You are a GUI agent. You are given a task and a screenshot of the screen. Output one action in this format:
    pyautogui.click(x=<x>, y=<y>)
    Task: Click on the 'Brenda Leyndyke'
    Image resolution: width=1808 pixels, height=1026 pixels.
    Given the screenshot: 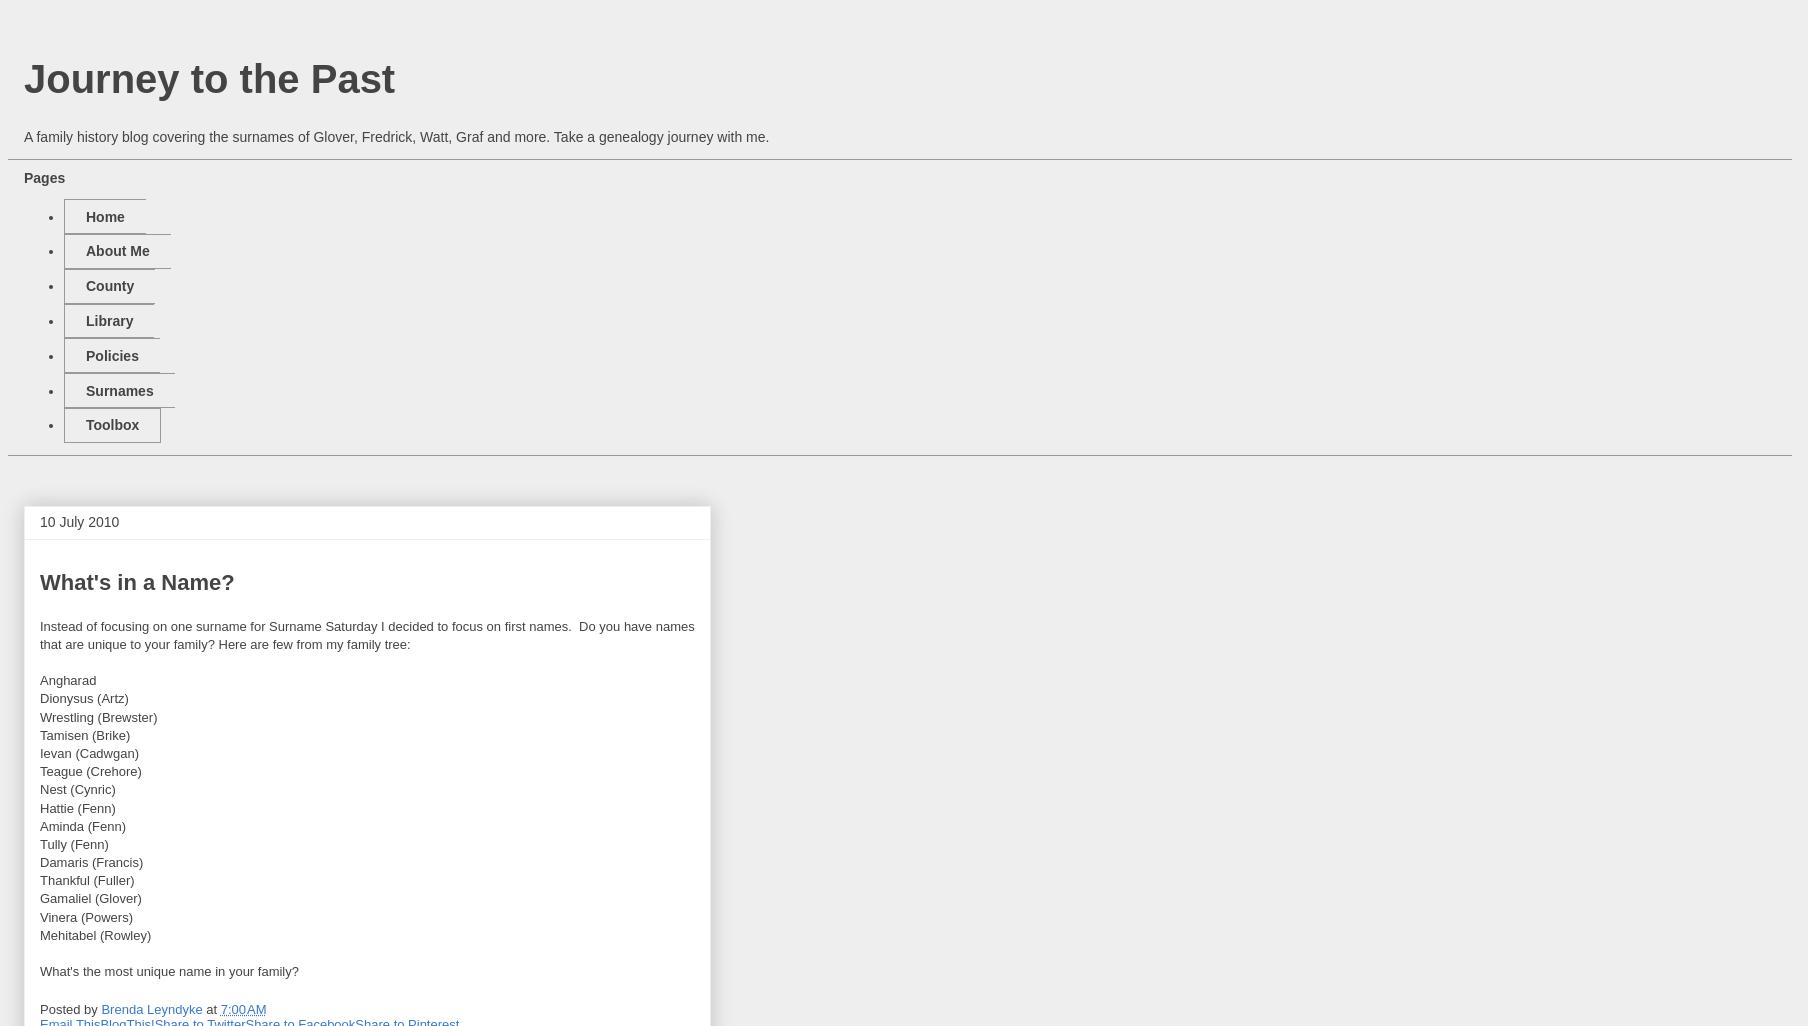 What is the action you would take?
    pyautogui.click(x=151, y=1007)
    